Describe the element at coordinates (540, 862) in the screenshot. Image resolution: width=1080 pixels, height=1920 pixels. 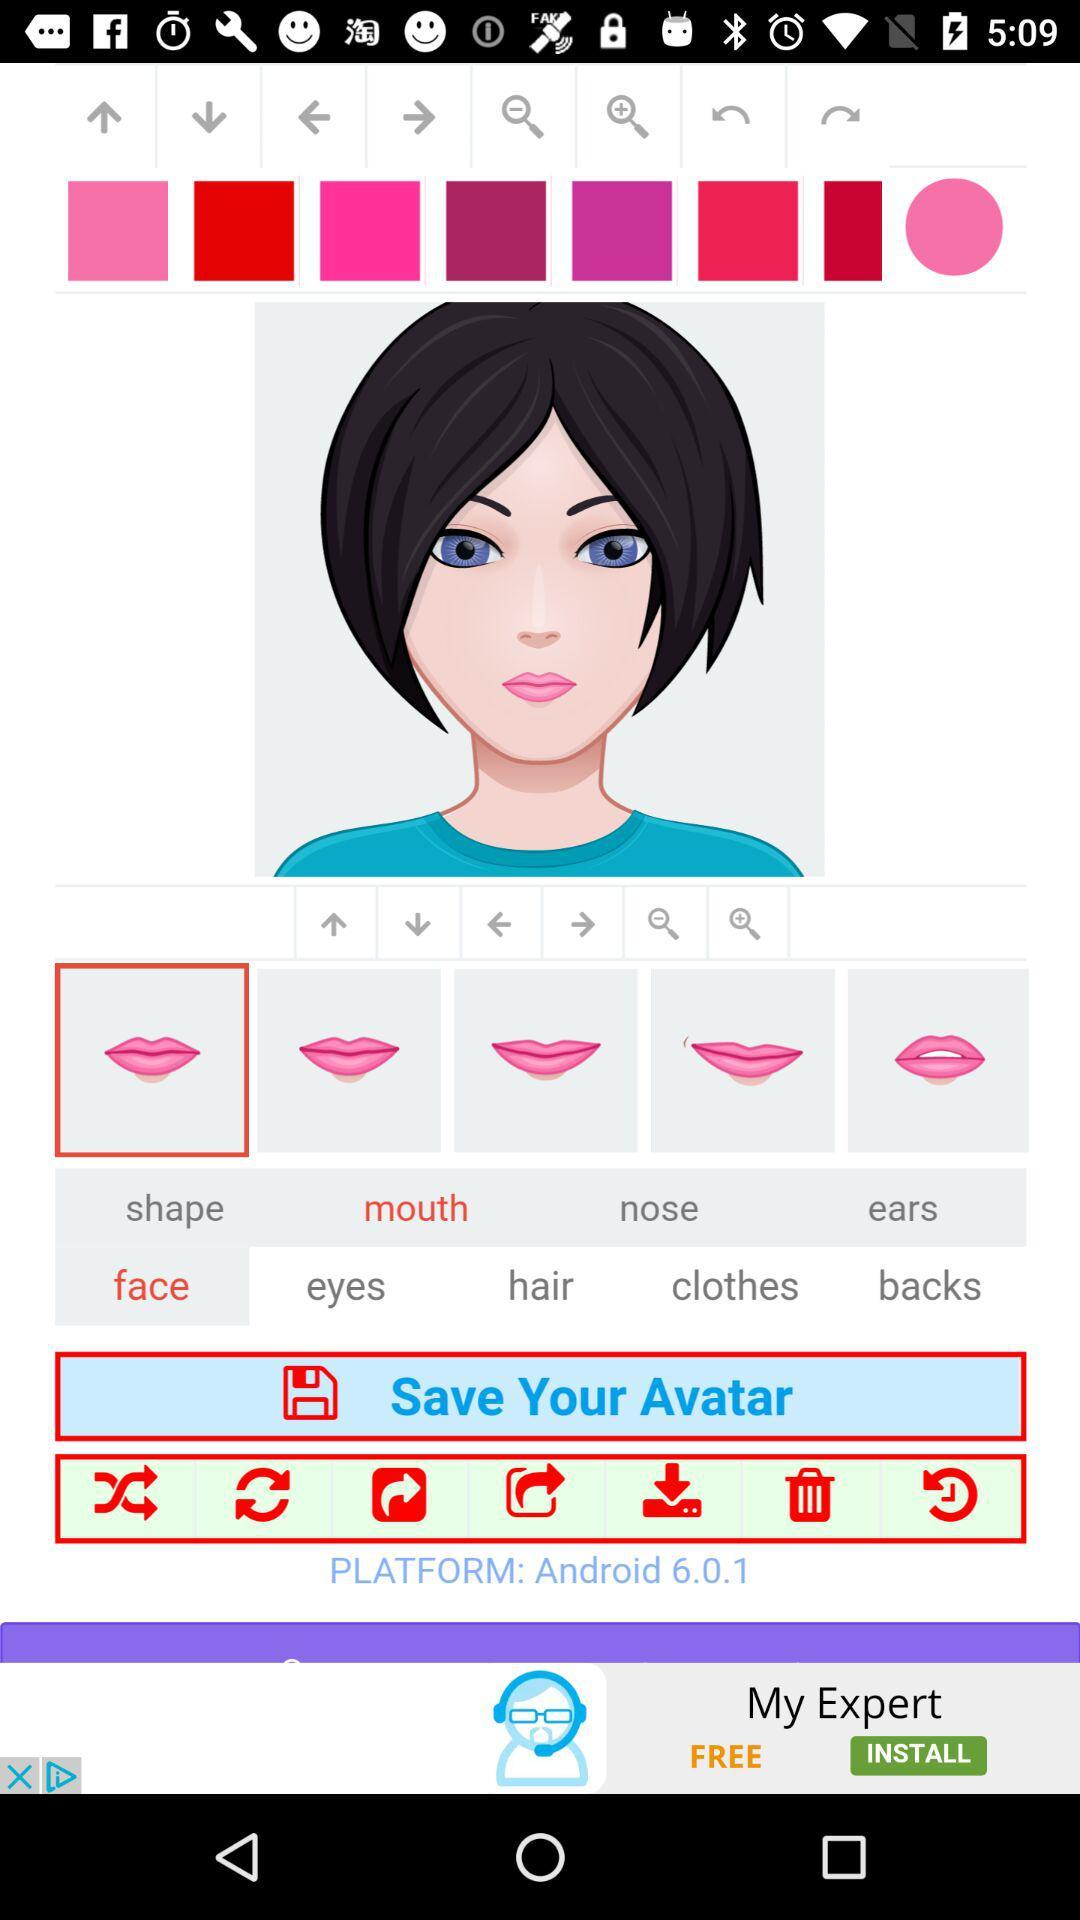
I see `makeup` at that location.